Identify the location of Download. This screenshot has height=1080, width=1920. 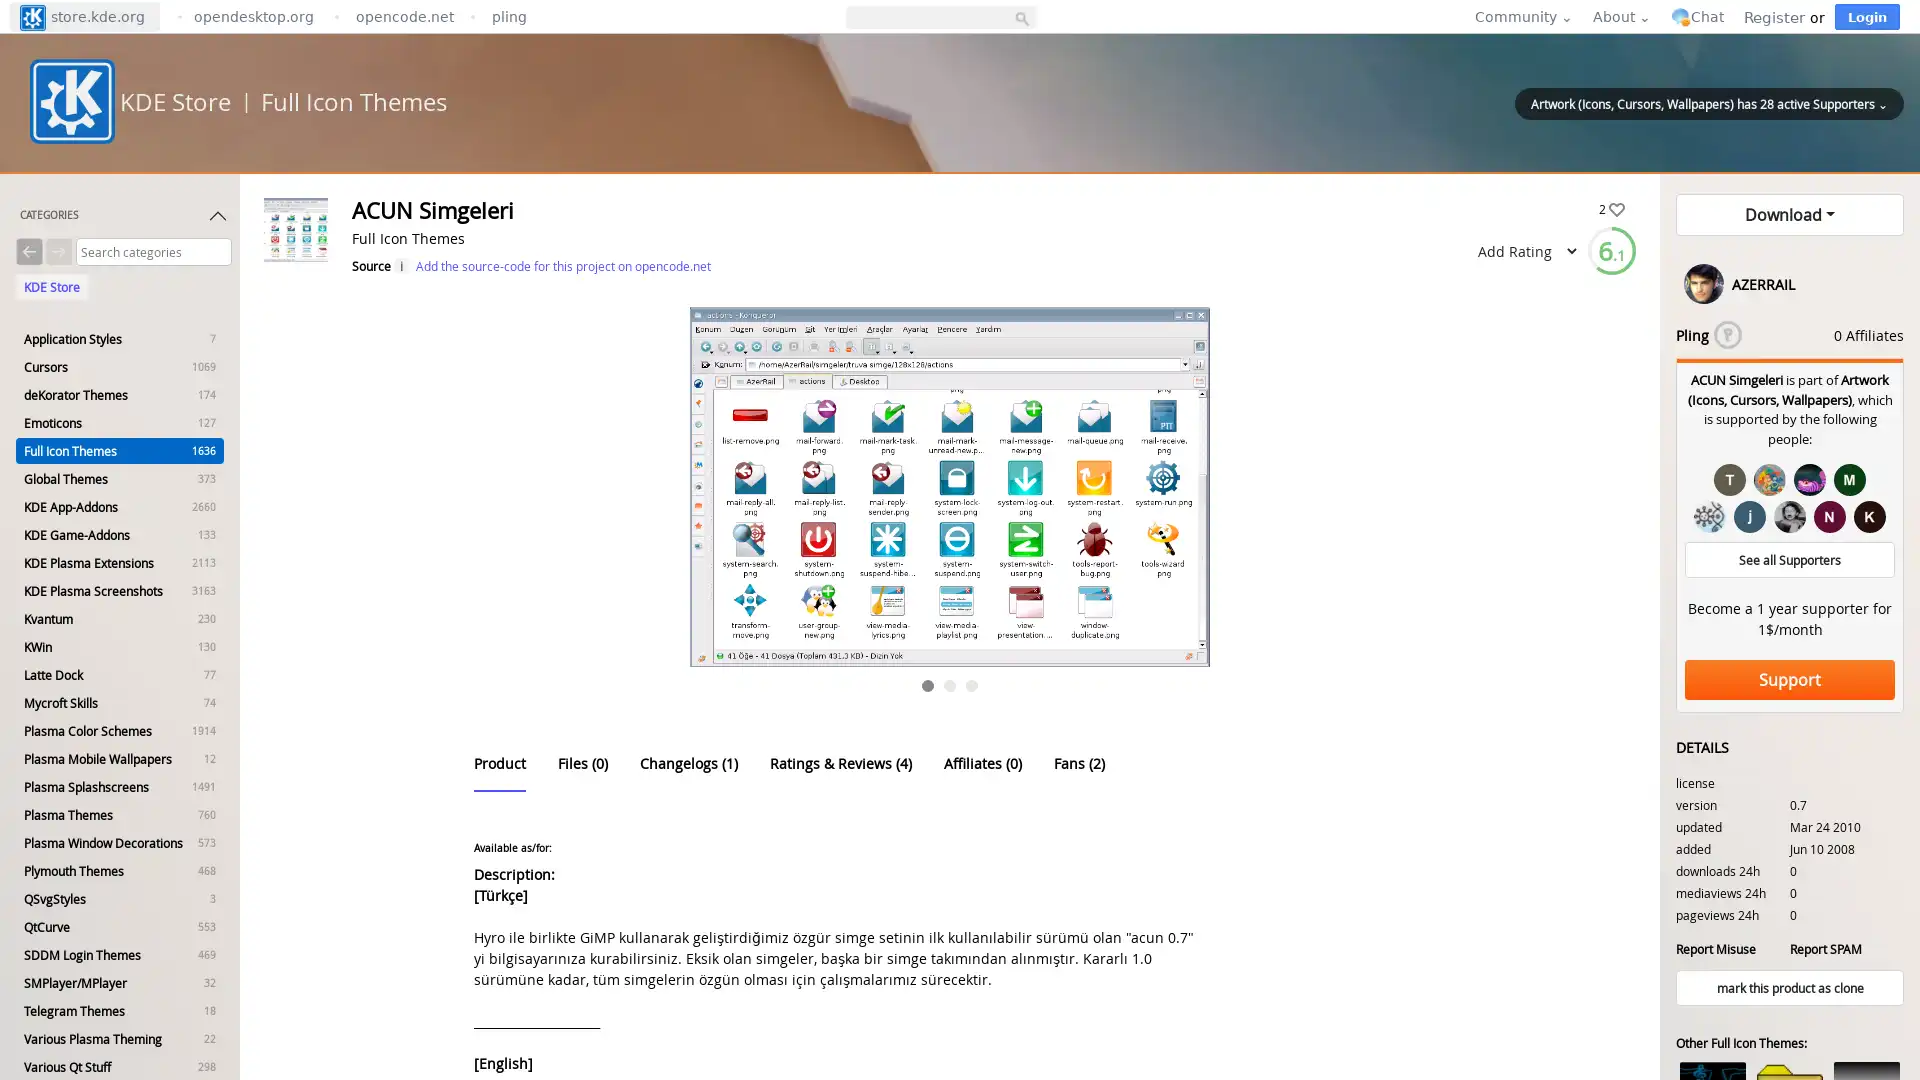
(1790, 215).